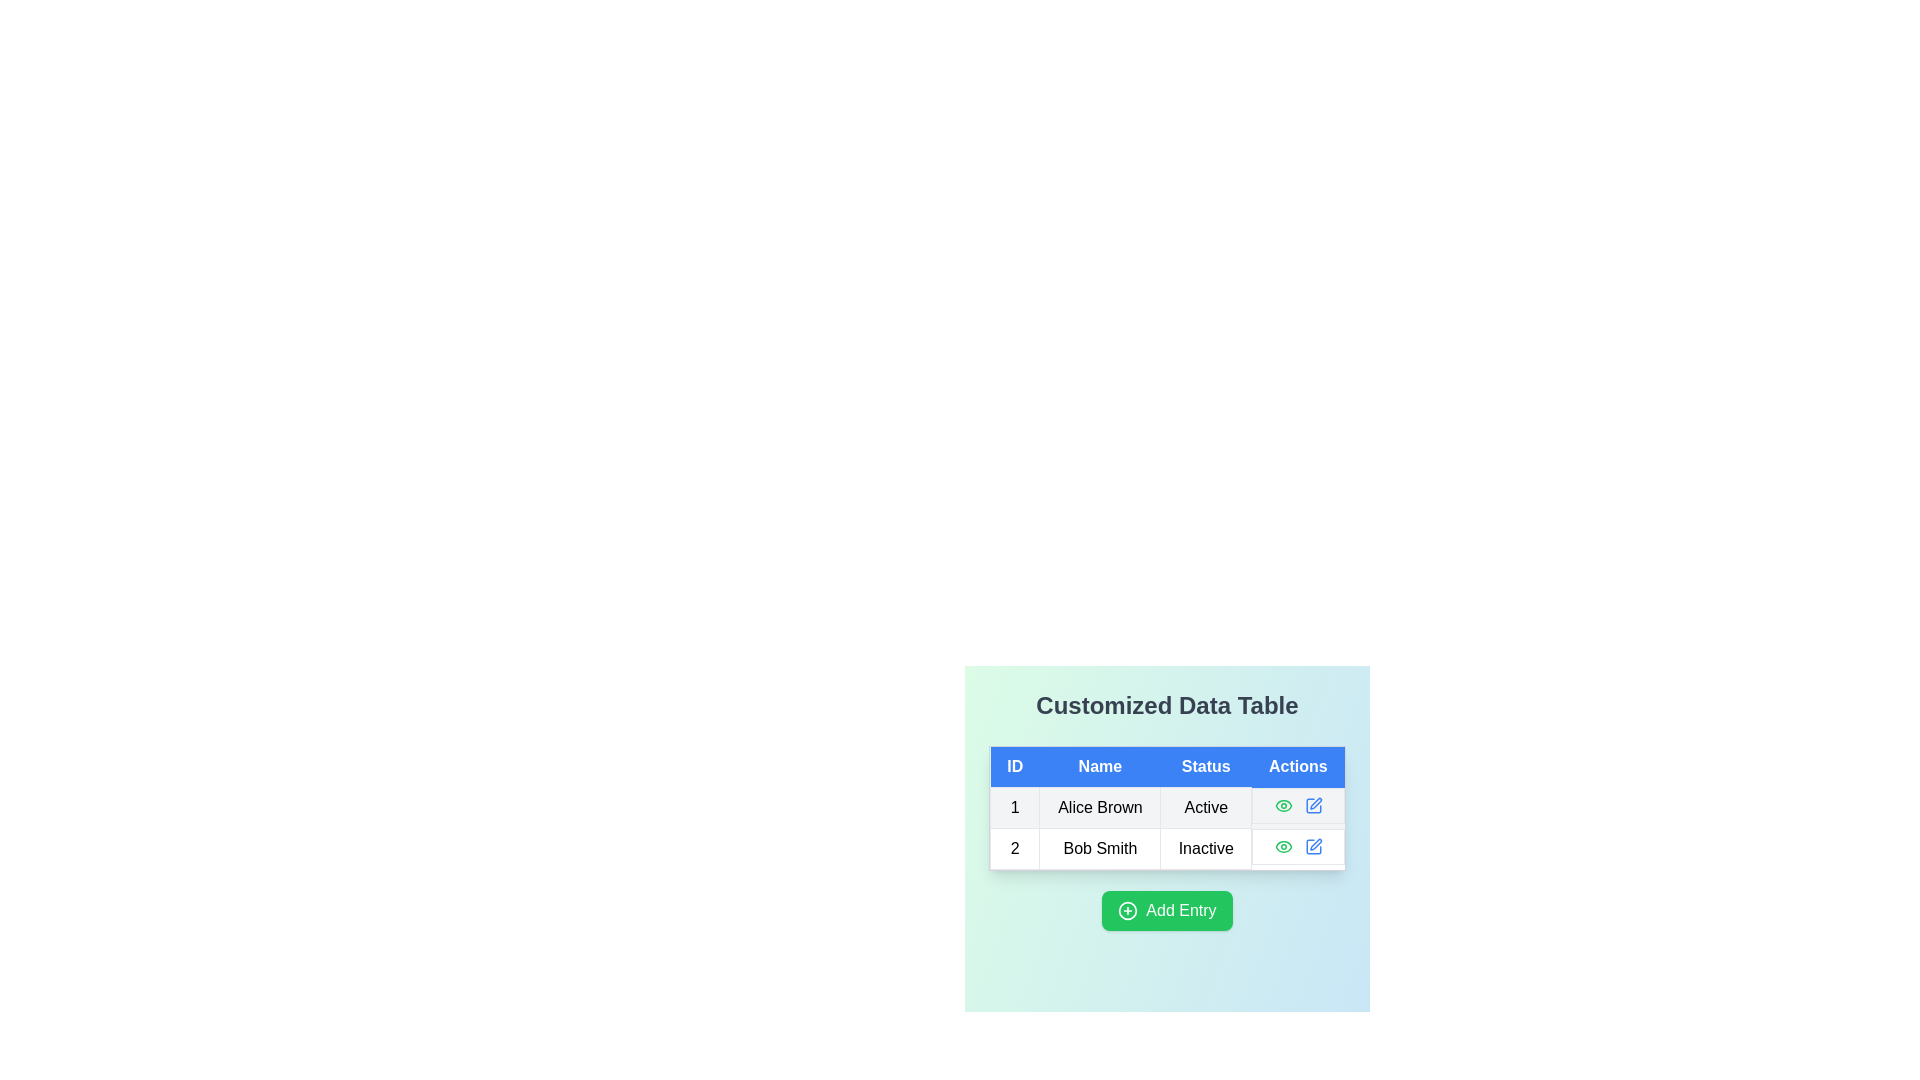 This screenshot has width=1920, height=1080. What do you see at coordinates (1015, 766) in the screenshot?
I see `the Table Header Cell with blue background` at bounding box center [1015, 766].